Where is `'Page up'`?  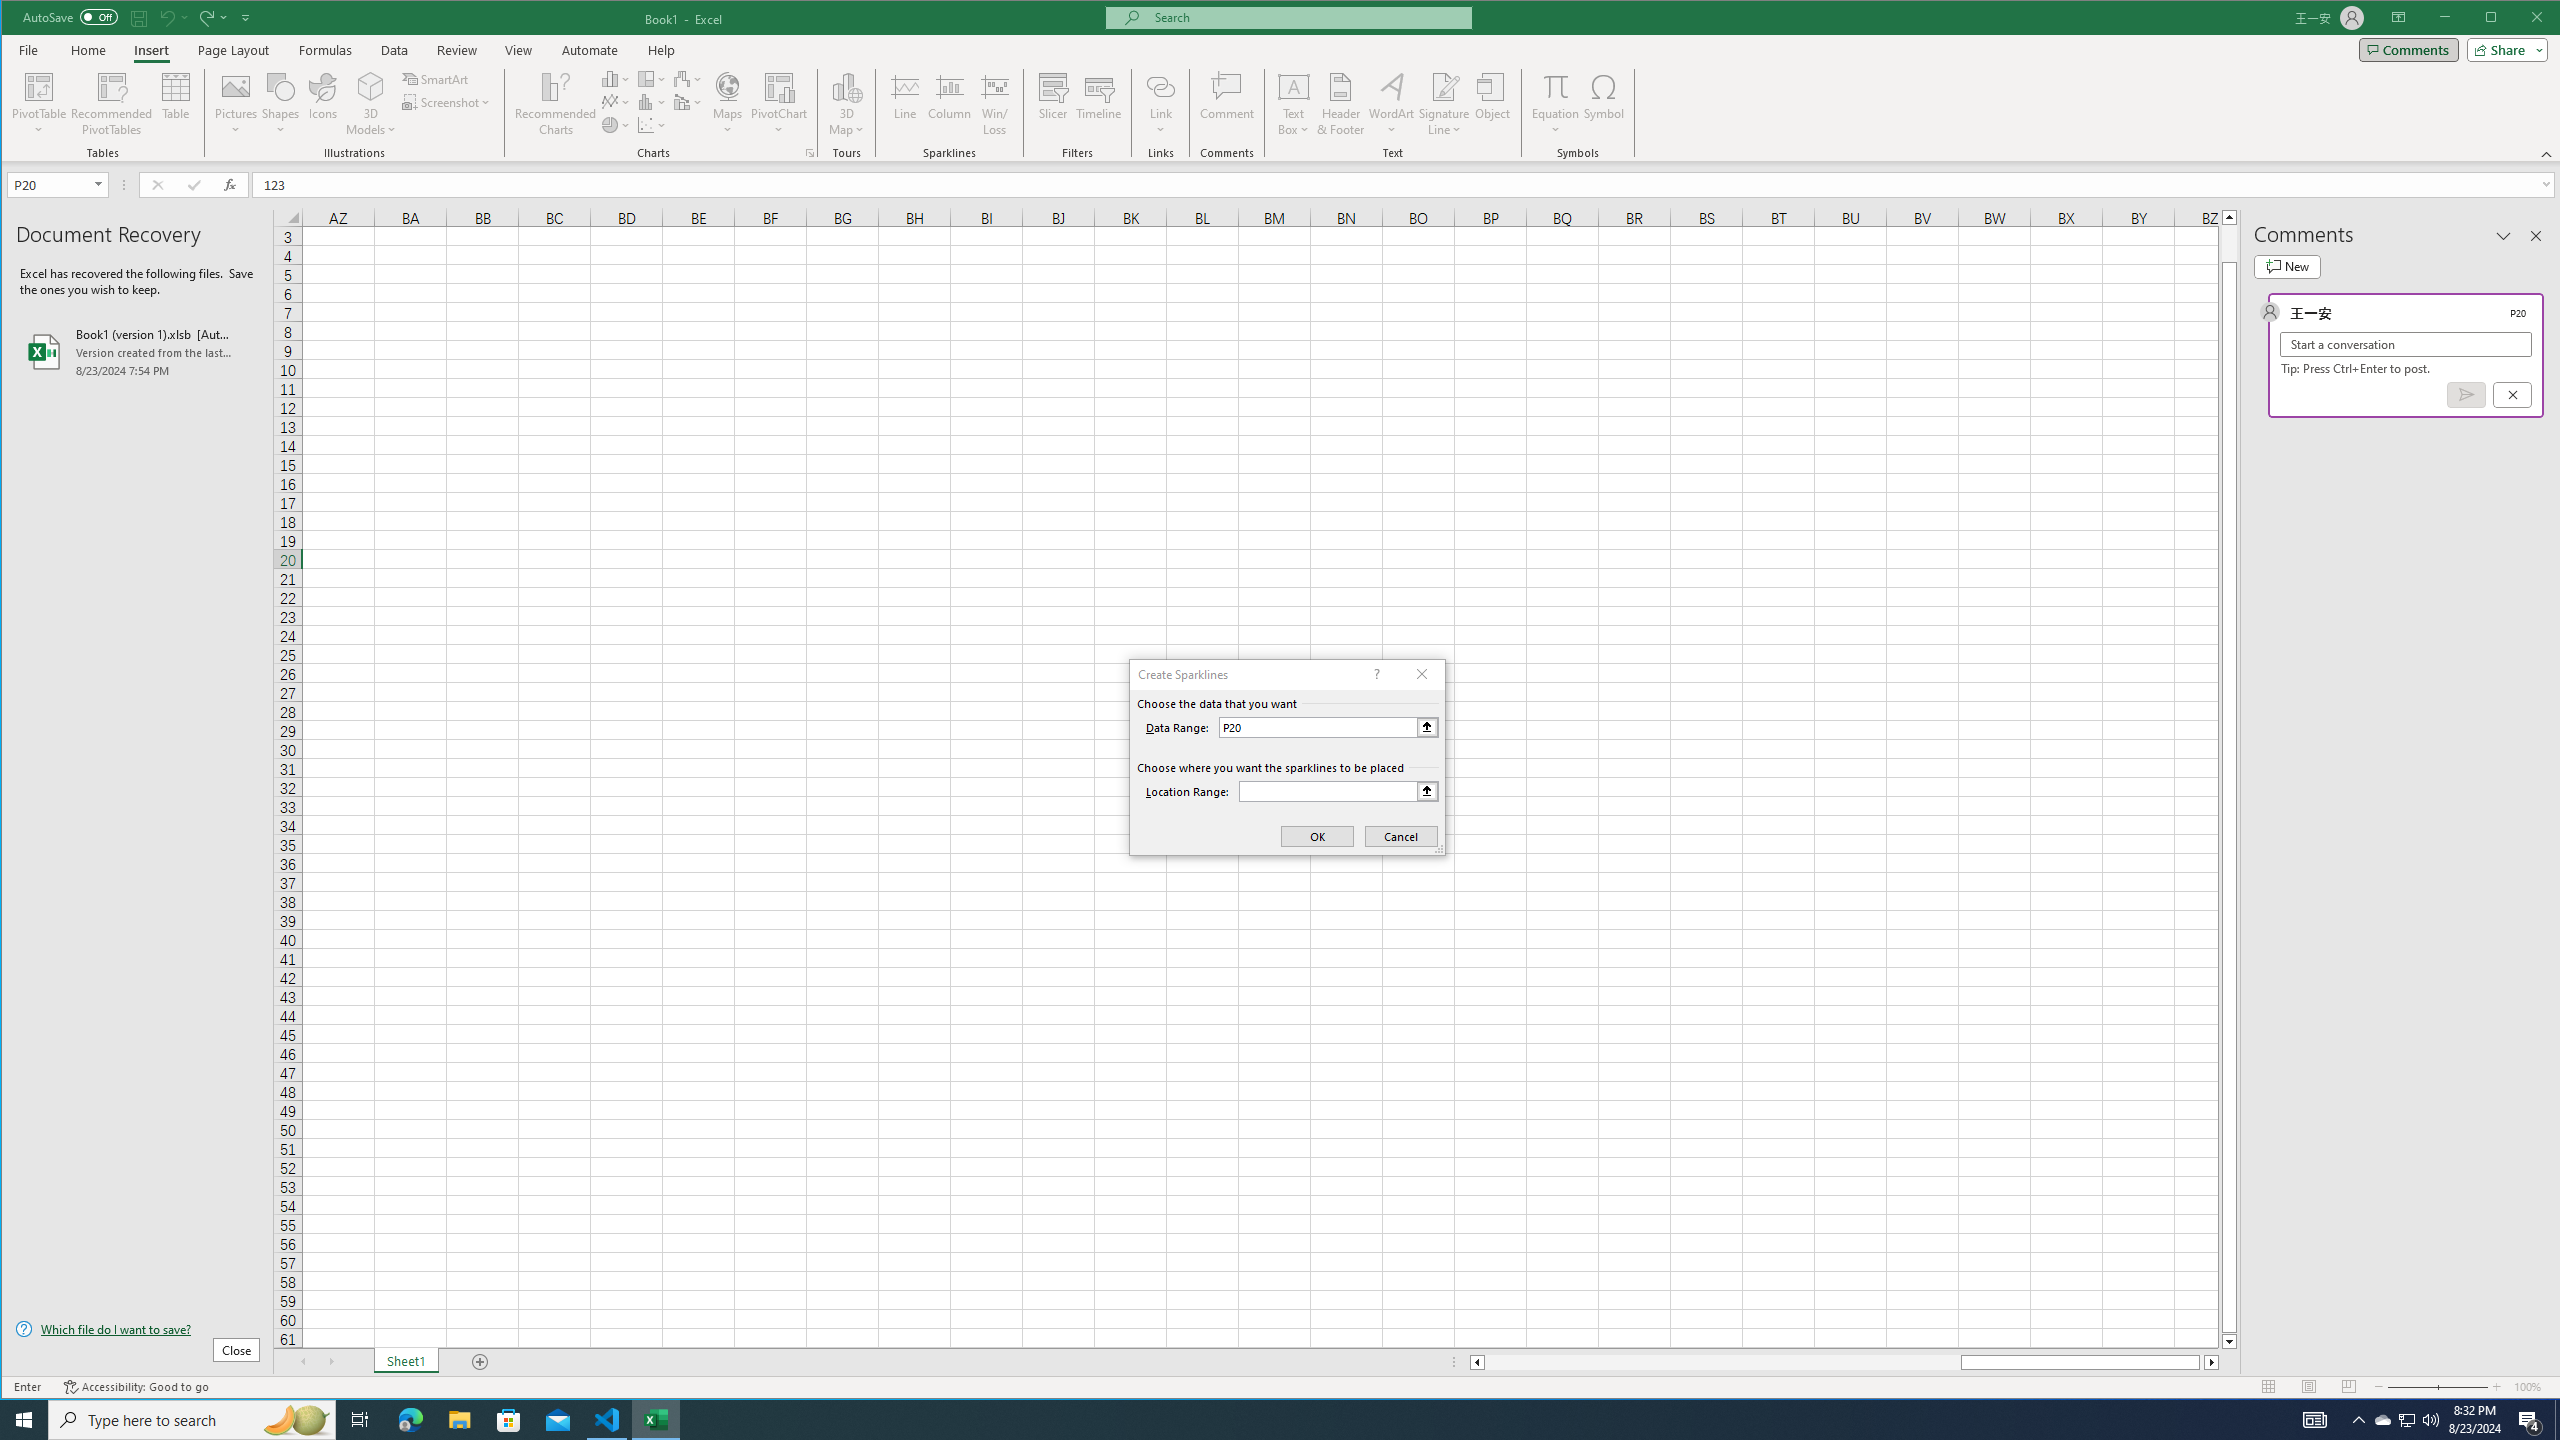 'Page up' is located at coordinates (2229, 242).